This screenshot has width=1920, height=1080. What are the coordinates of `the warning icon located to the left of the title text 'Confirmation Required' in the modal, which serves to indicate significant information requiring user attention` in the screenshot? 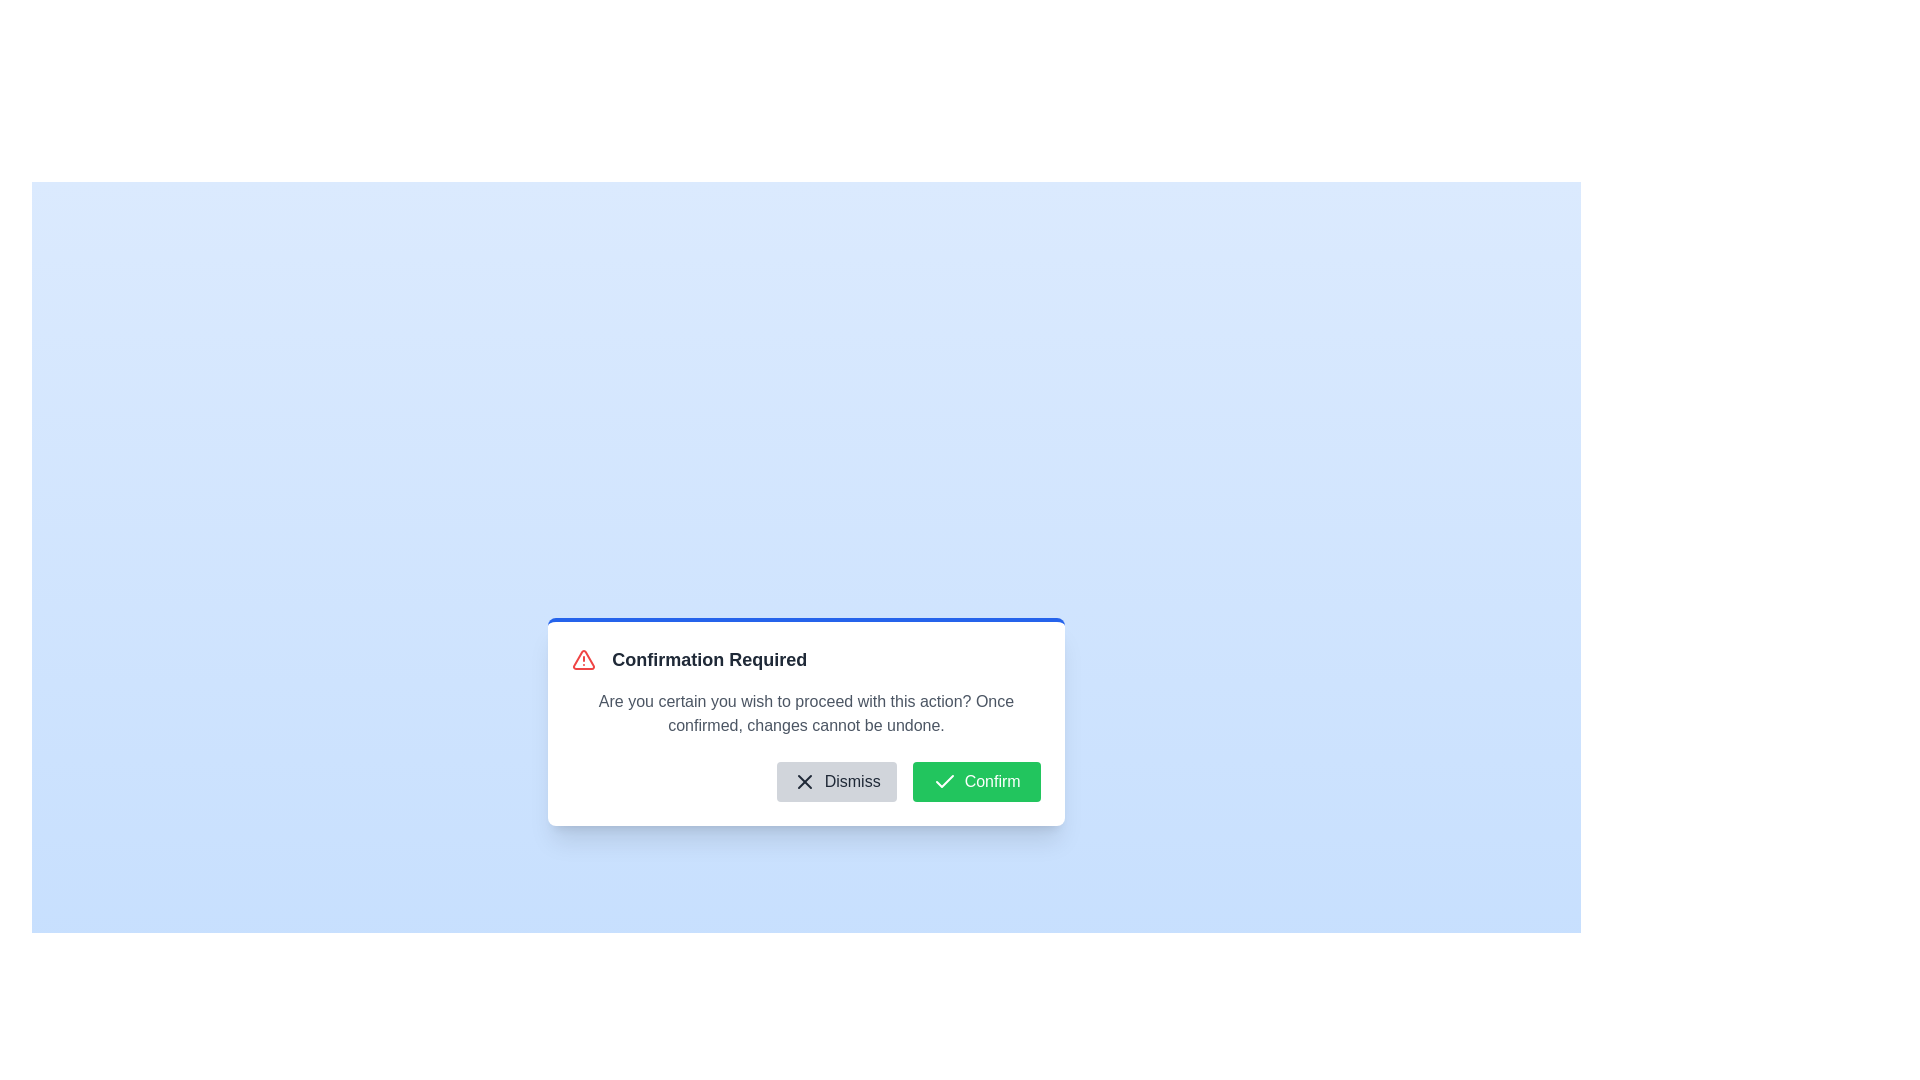 It's located at (583, 659).